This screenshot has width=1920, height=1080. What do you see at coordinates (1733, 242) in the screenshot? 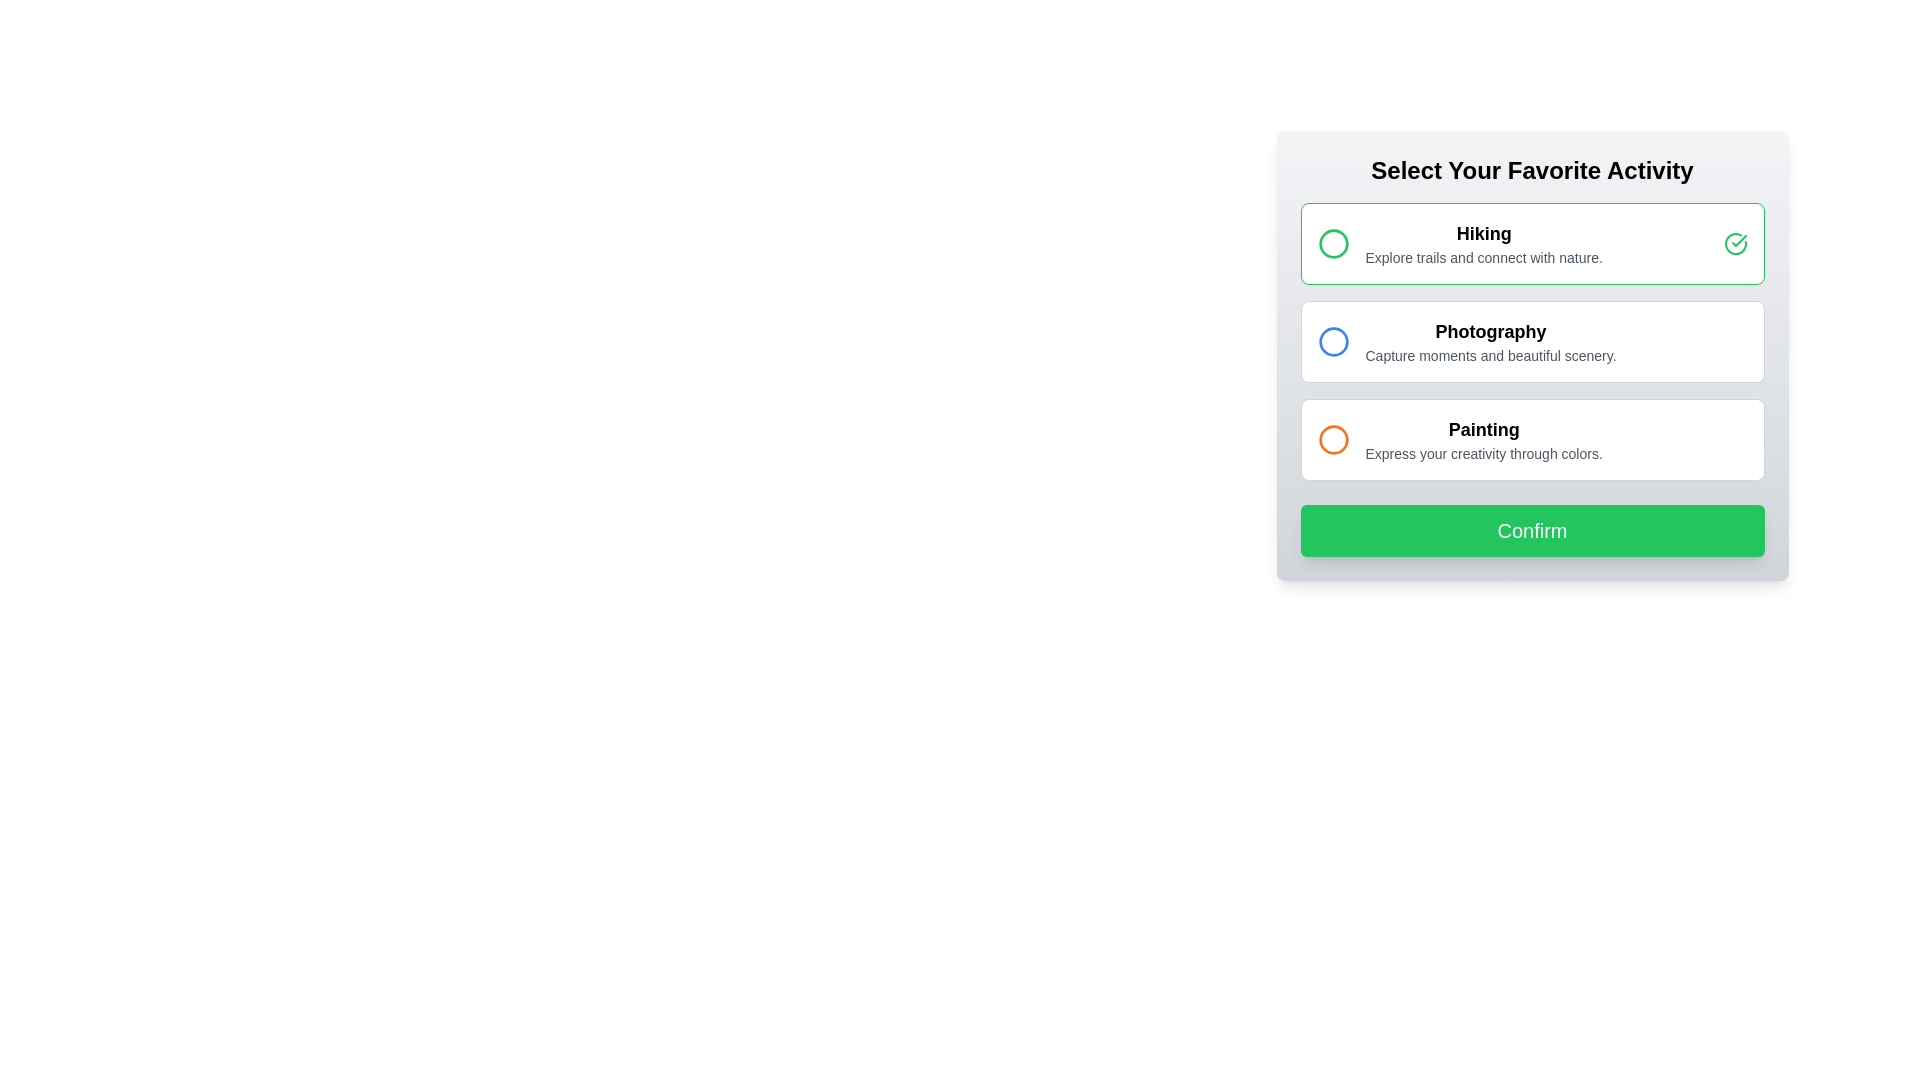
I see `the 'Hiking' option icon that indicates selection, located inside the 'Hiking' option box on the right side, aligned with the text below the title 'Hiking'` at bounding box center [1733, 242].